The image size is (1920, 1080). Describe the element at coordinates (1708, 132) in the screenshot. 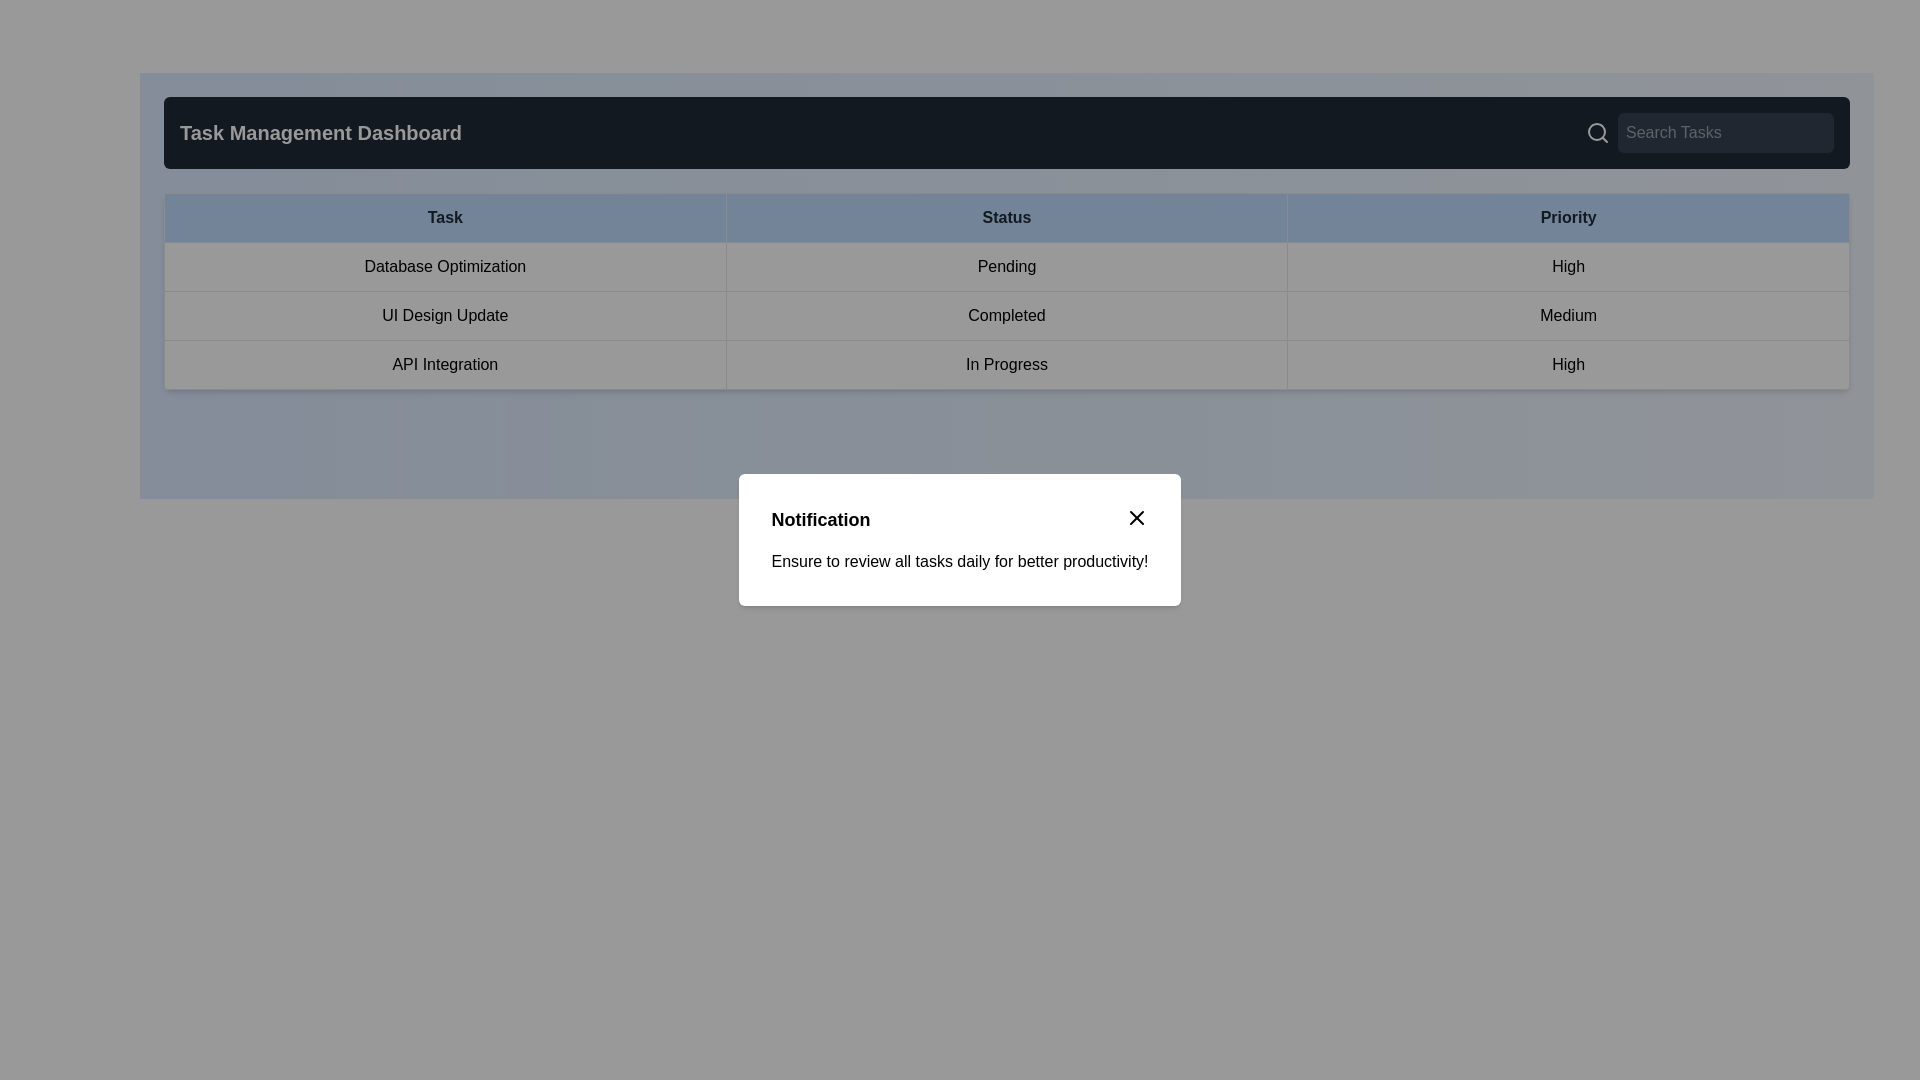

I see `the Search bar in the top-right corner of the Task Management Dashboard` at that location.